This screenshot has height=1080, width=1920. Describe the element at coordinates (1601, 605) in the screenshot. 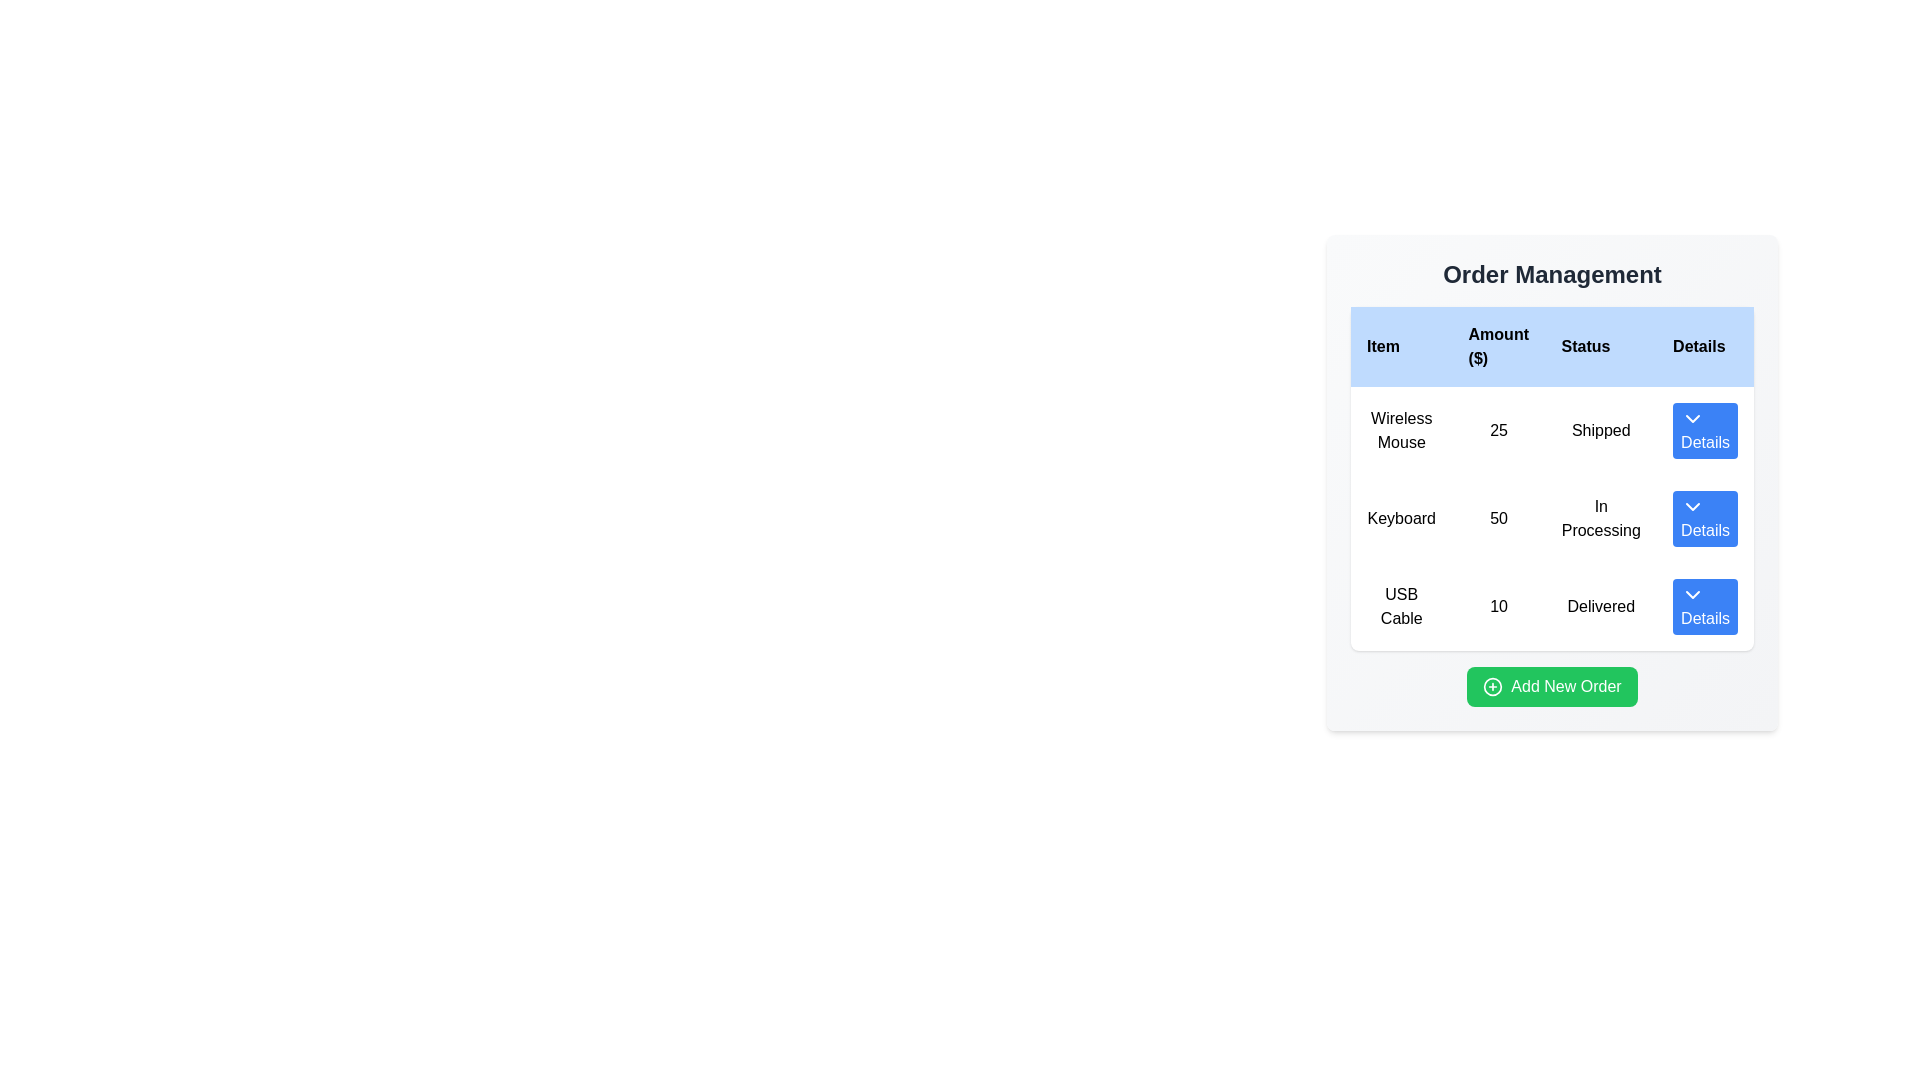

I see `the status text label indicating that the 'USB Cable' order has been delivered, located to the right of the 'Amount ($)' element and left of the 'Details' button` at that location.